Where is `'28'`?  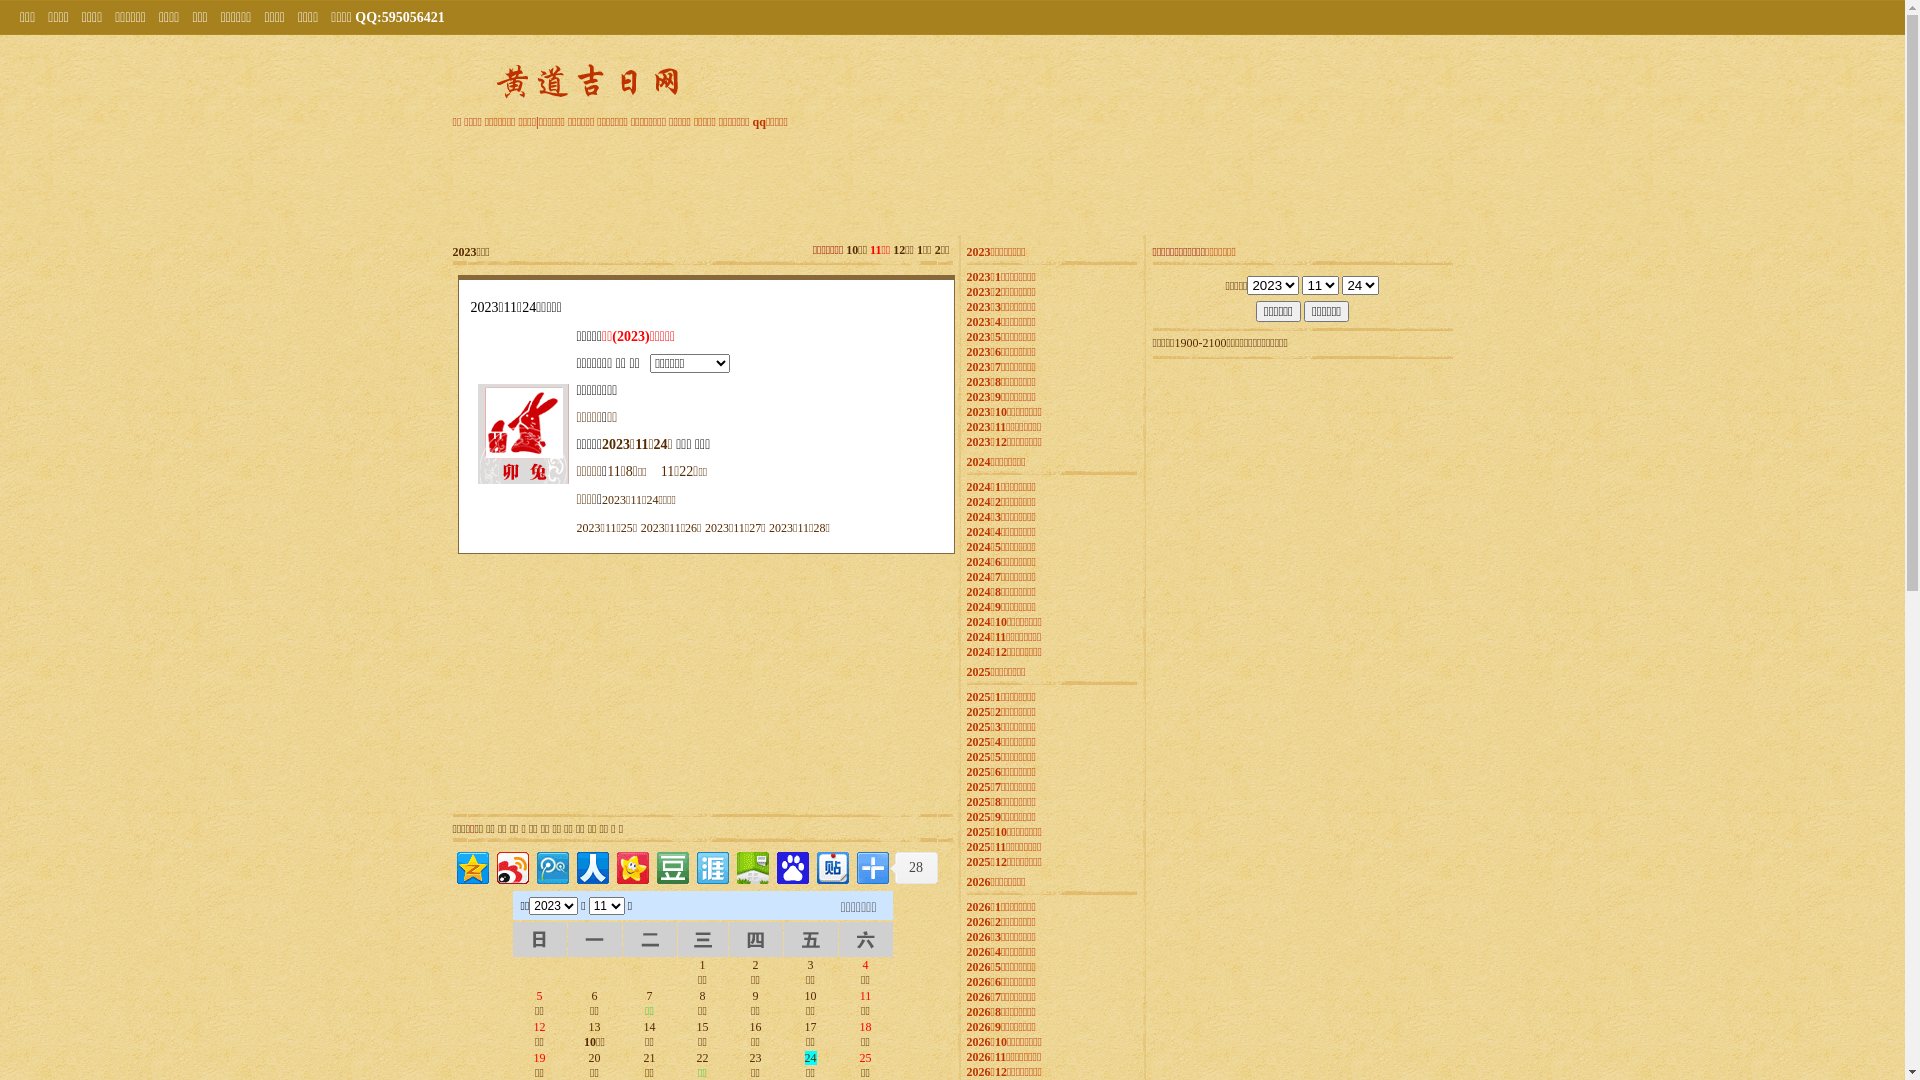 '28' is located at coordinates (912, 866).